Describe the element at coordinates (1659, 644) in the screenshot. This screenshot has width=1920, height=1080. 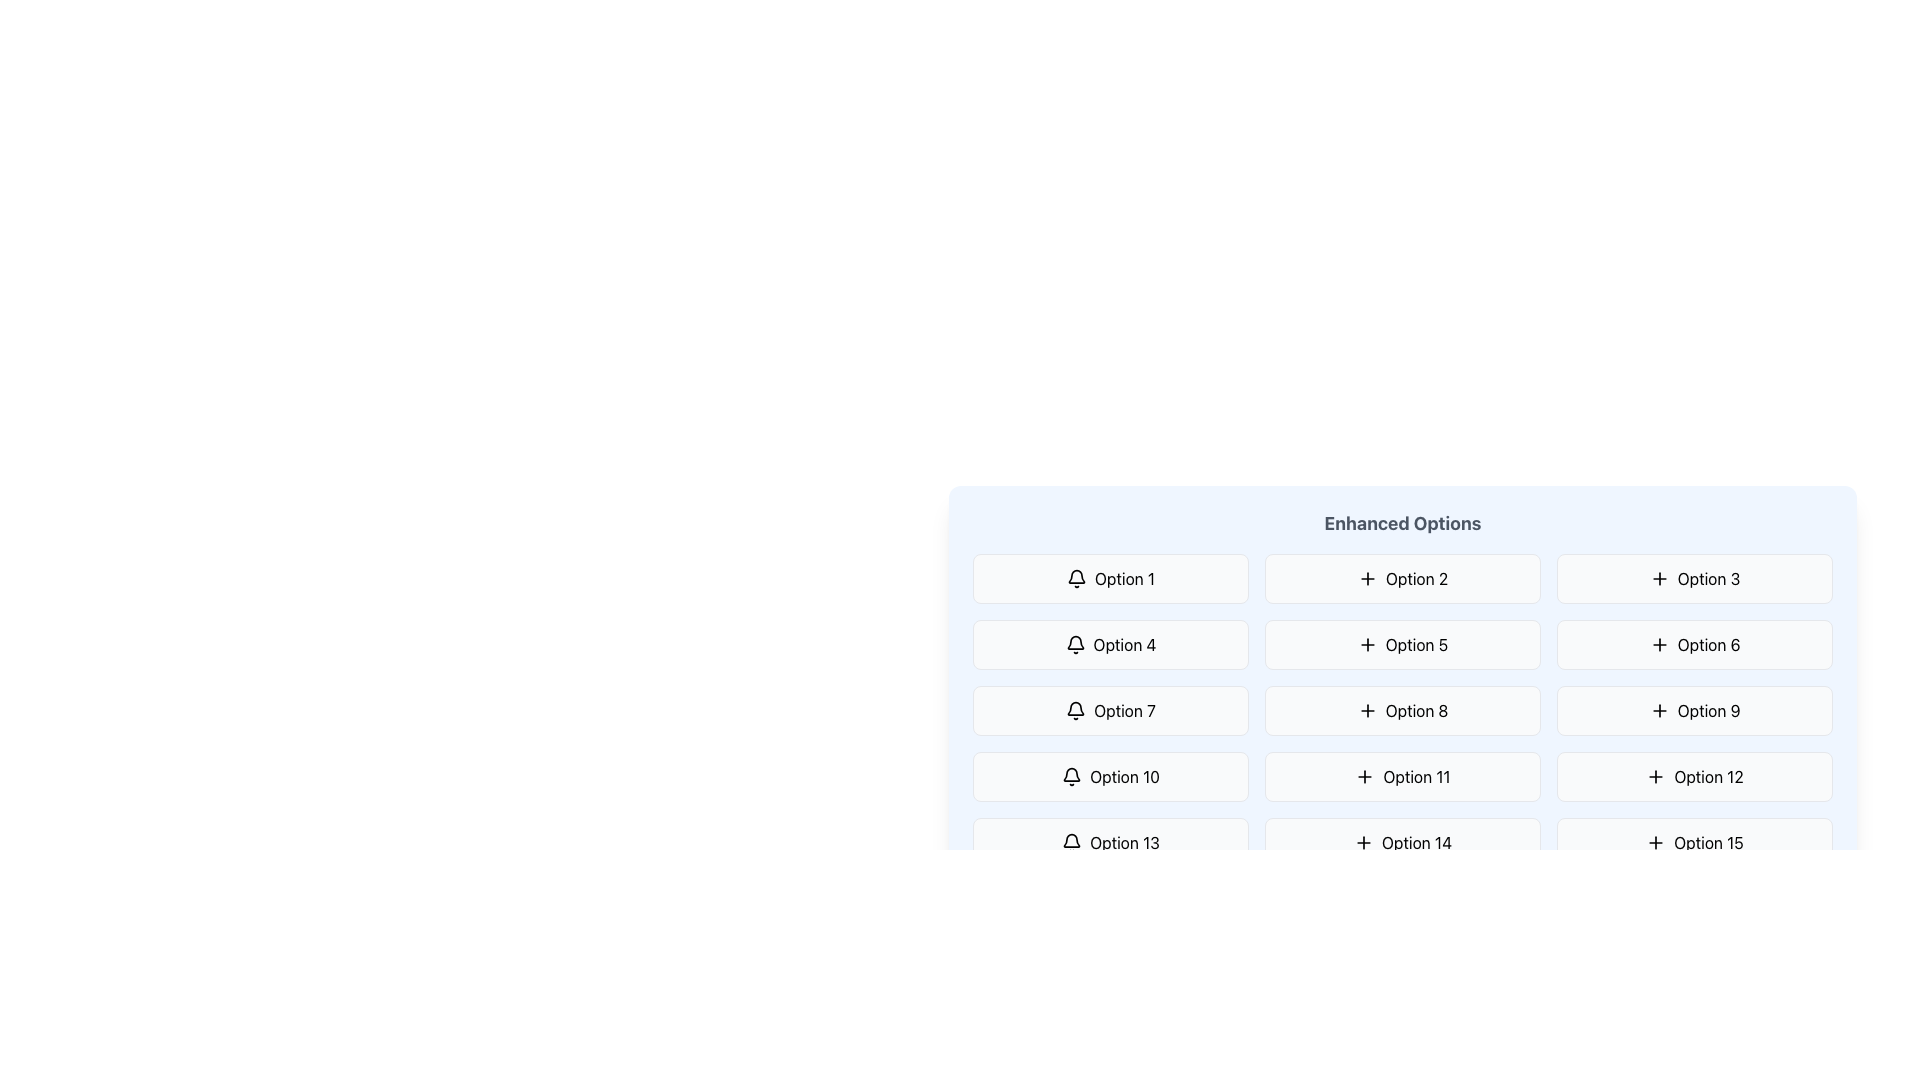
I see `the interactive control icon located to the left of the text 'Option 6'` at that location.